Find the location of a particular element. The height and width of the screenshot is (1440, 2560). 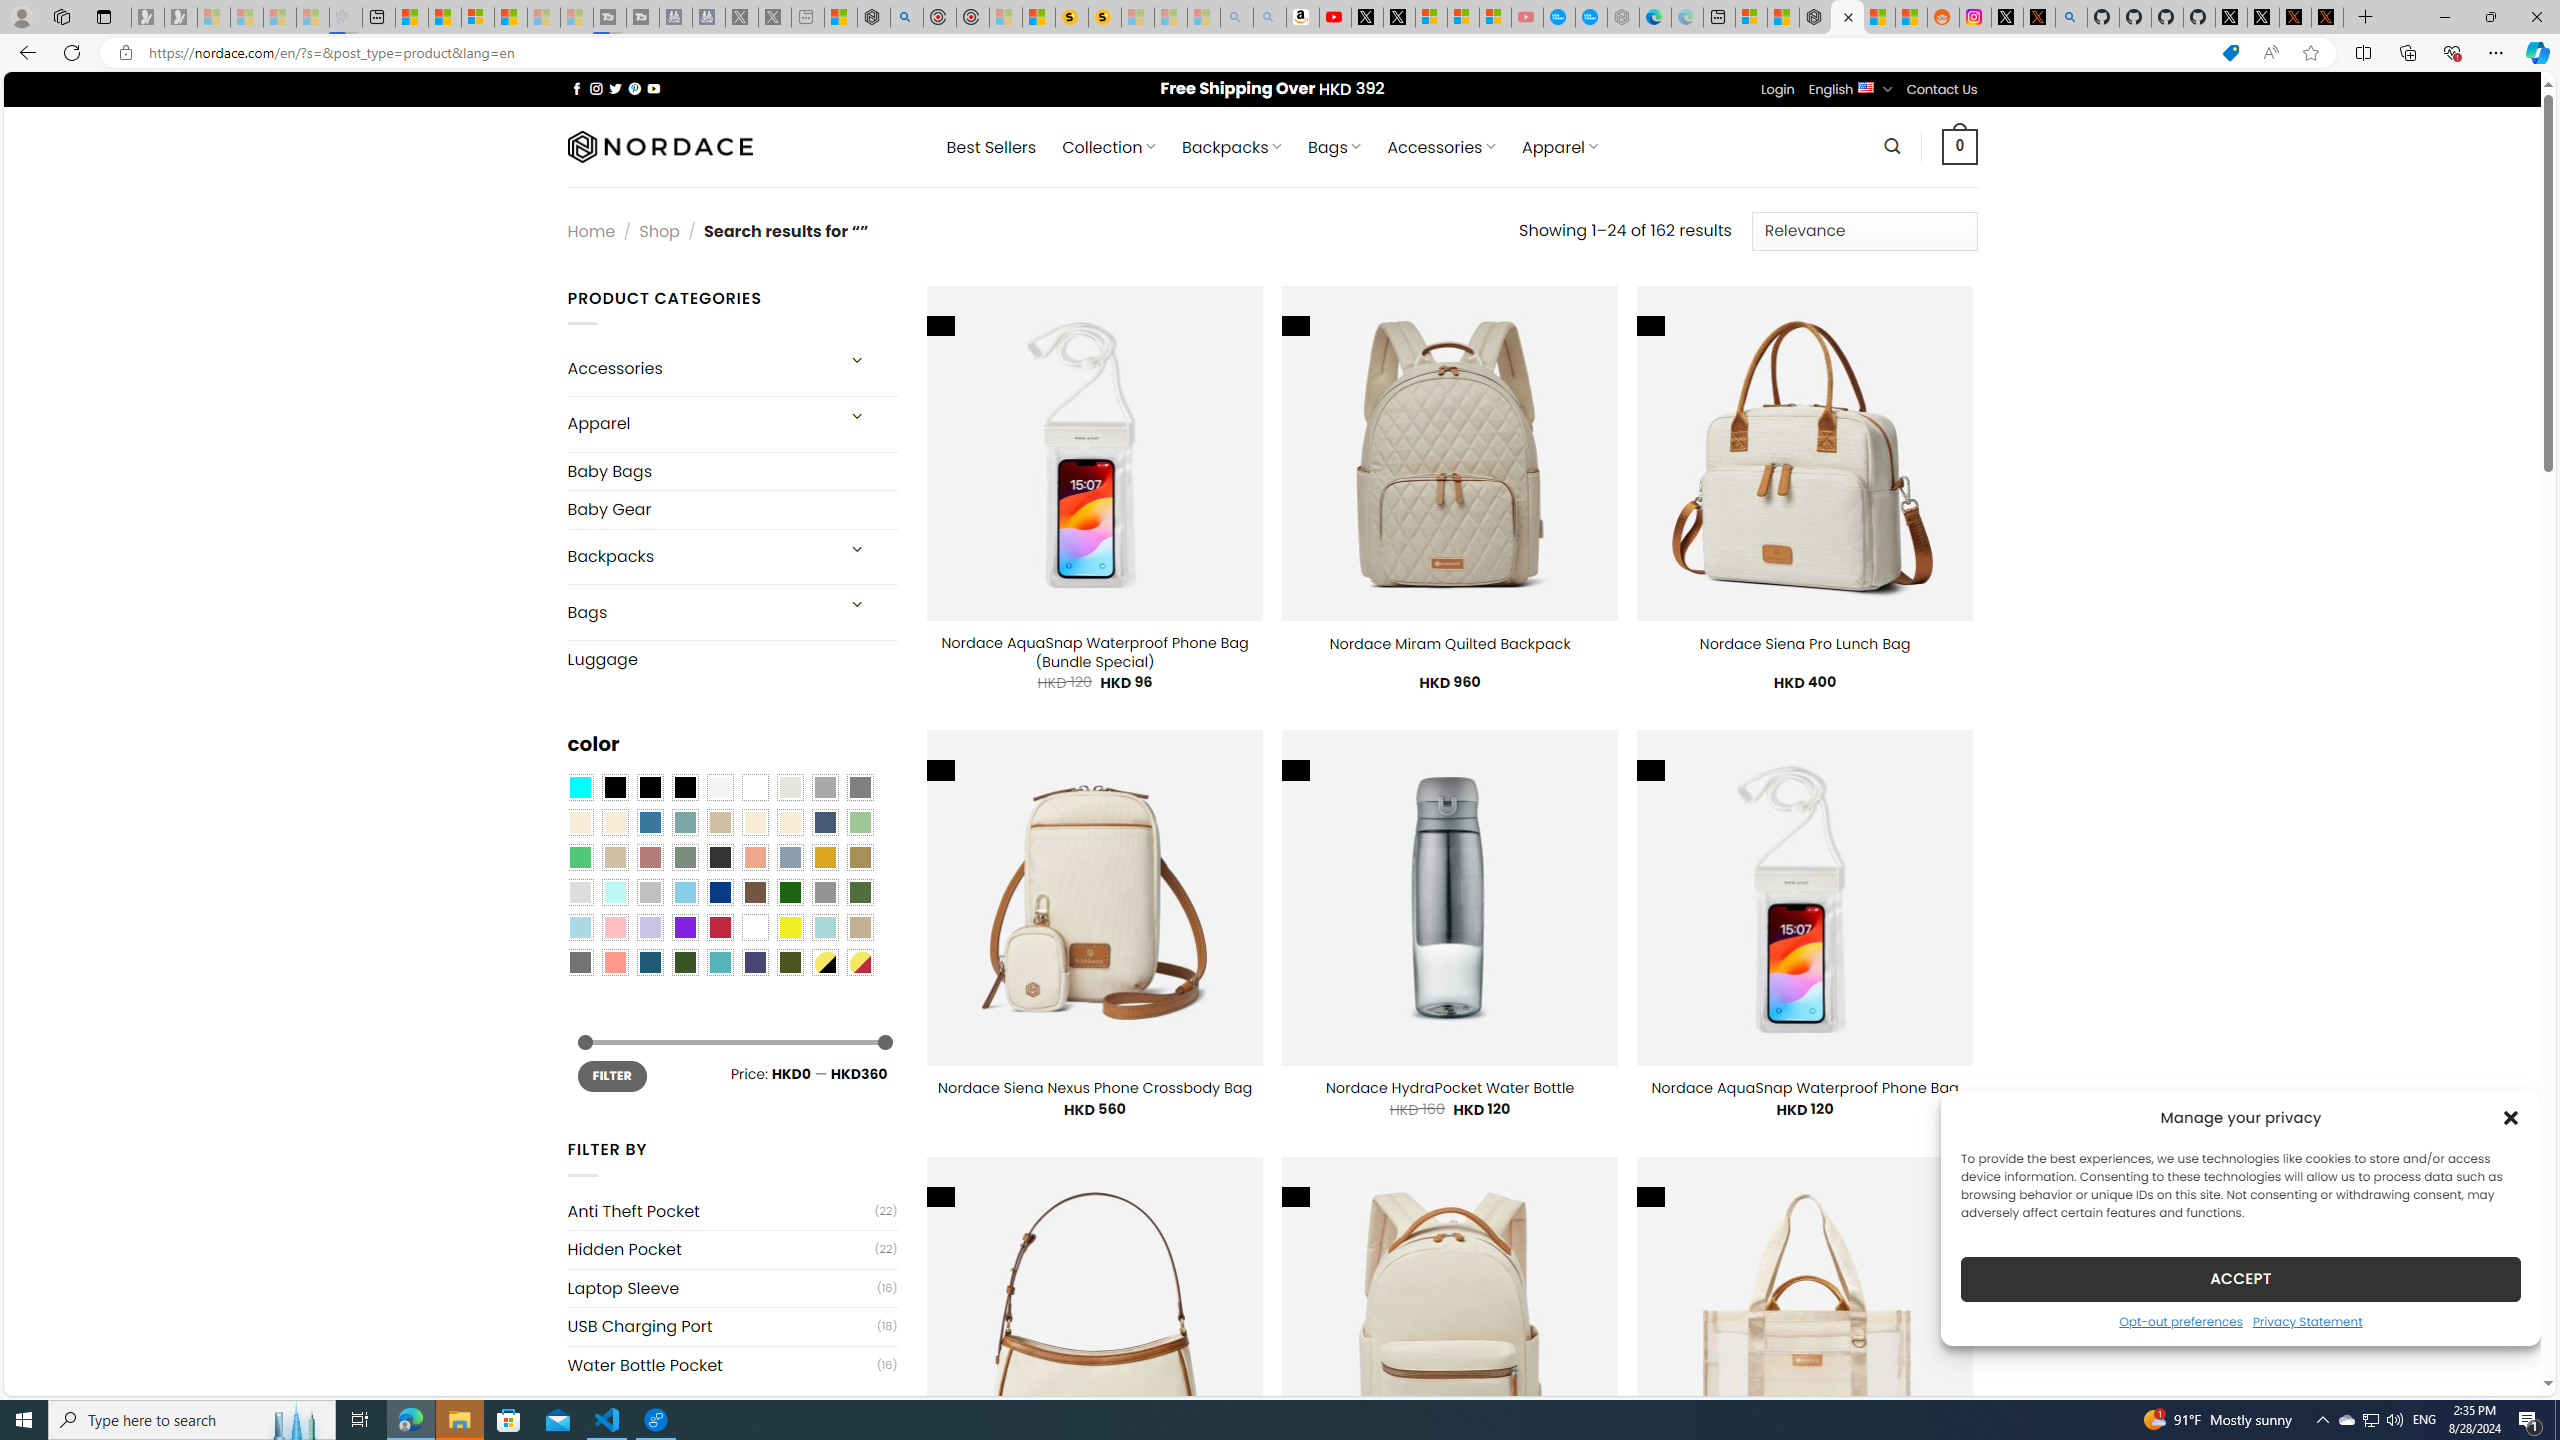

'Tab actions menu' is located at coordinates (102, 16).